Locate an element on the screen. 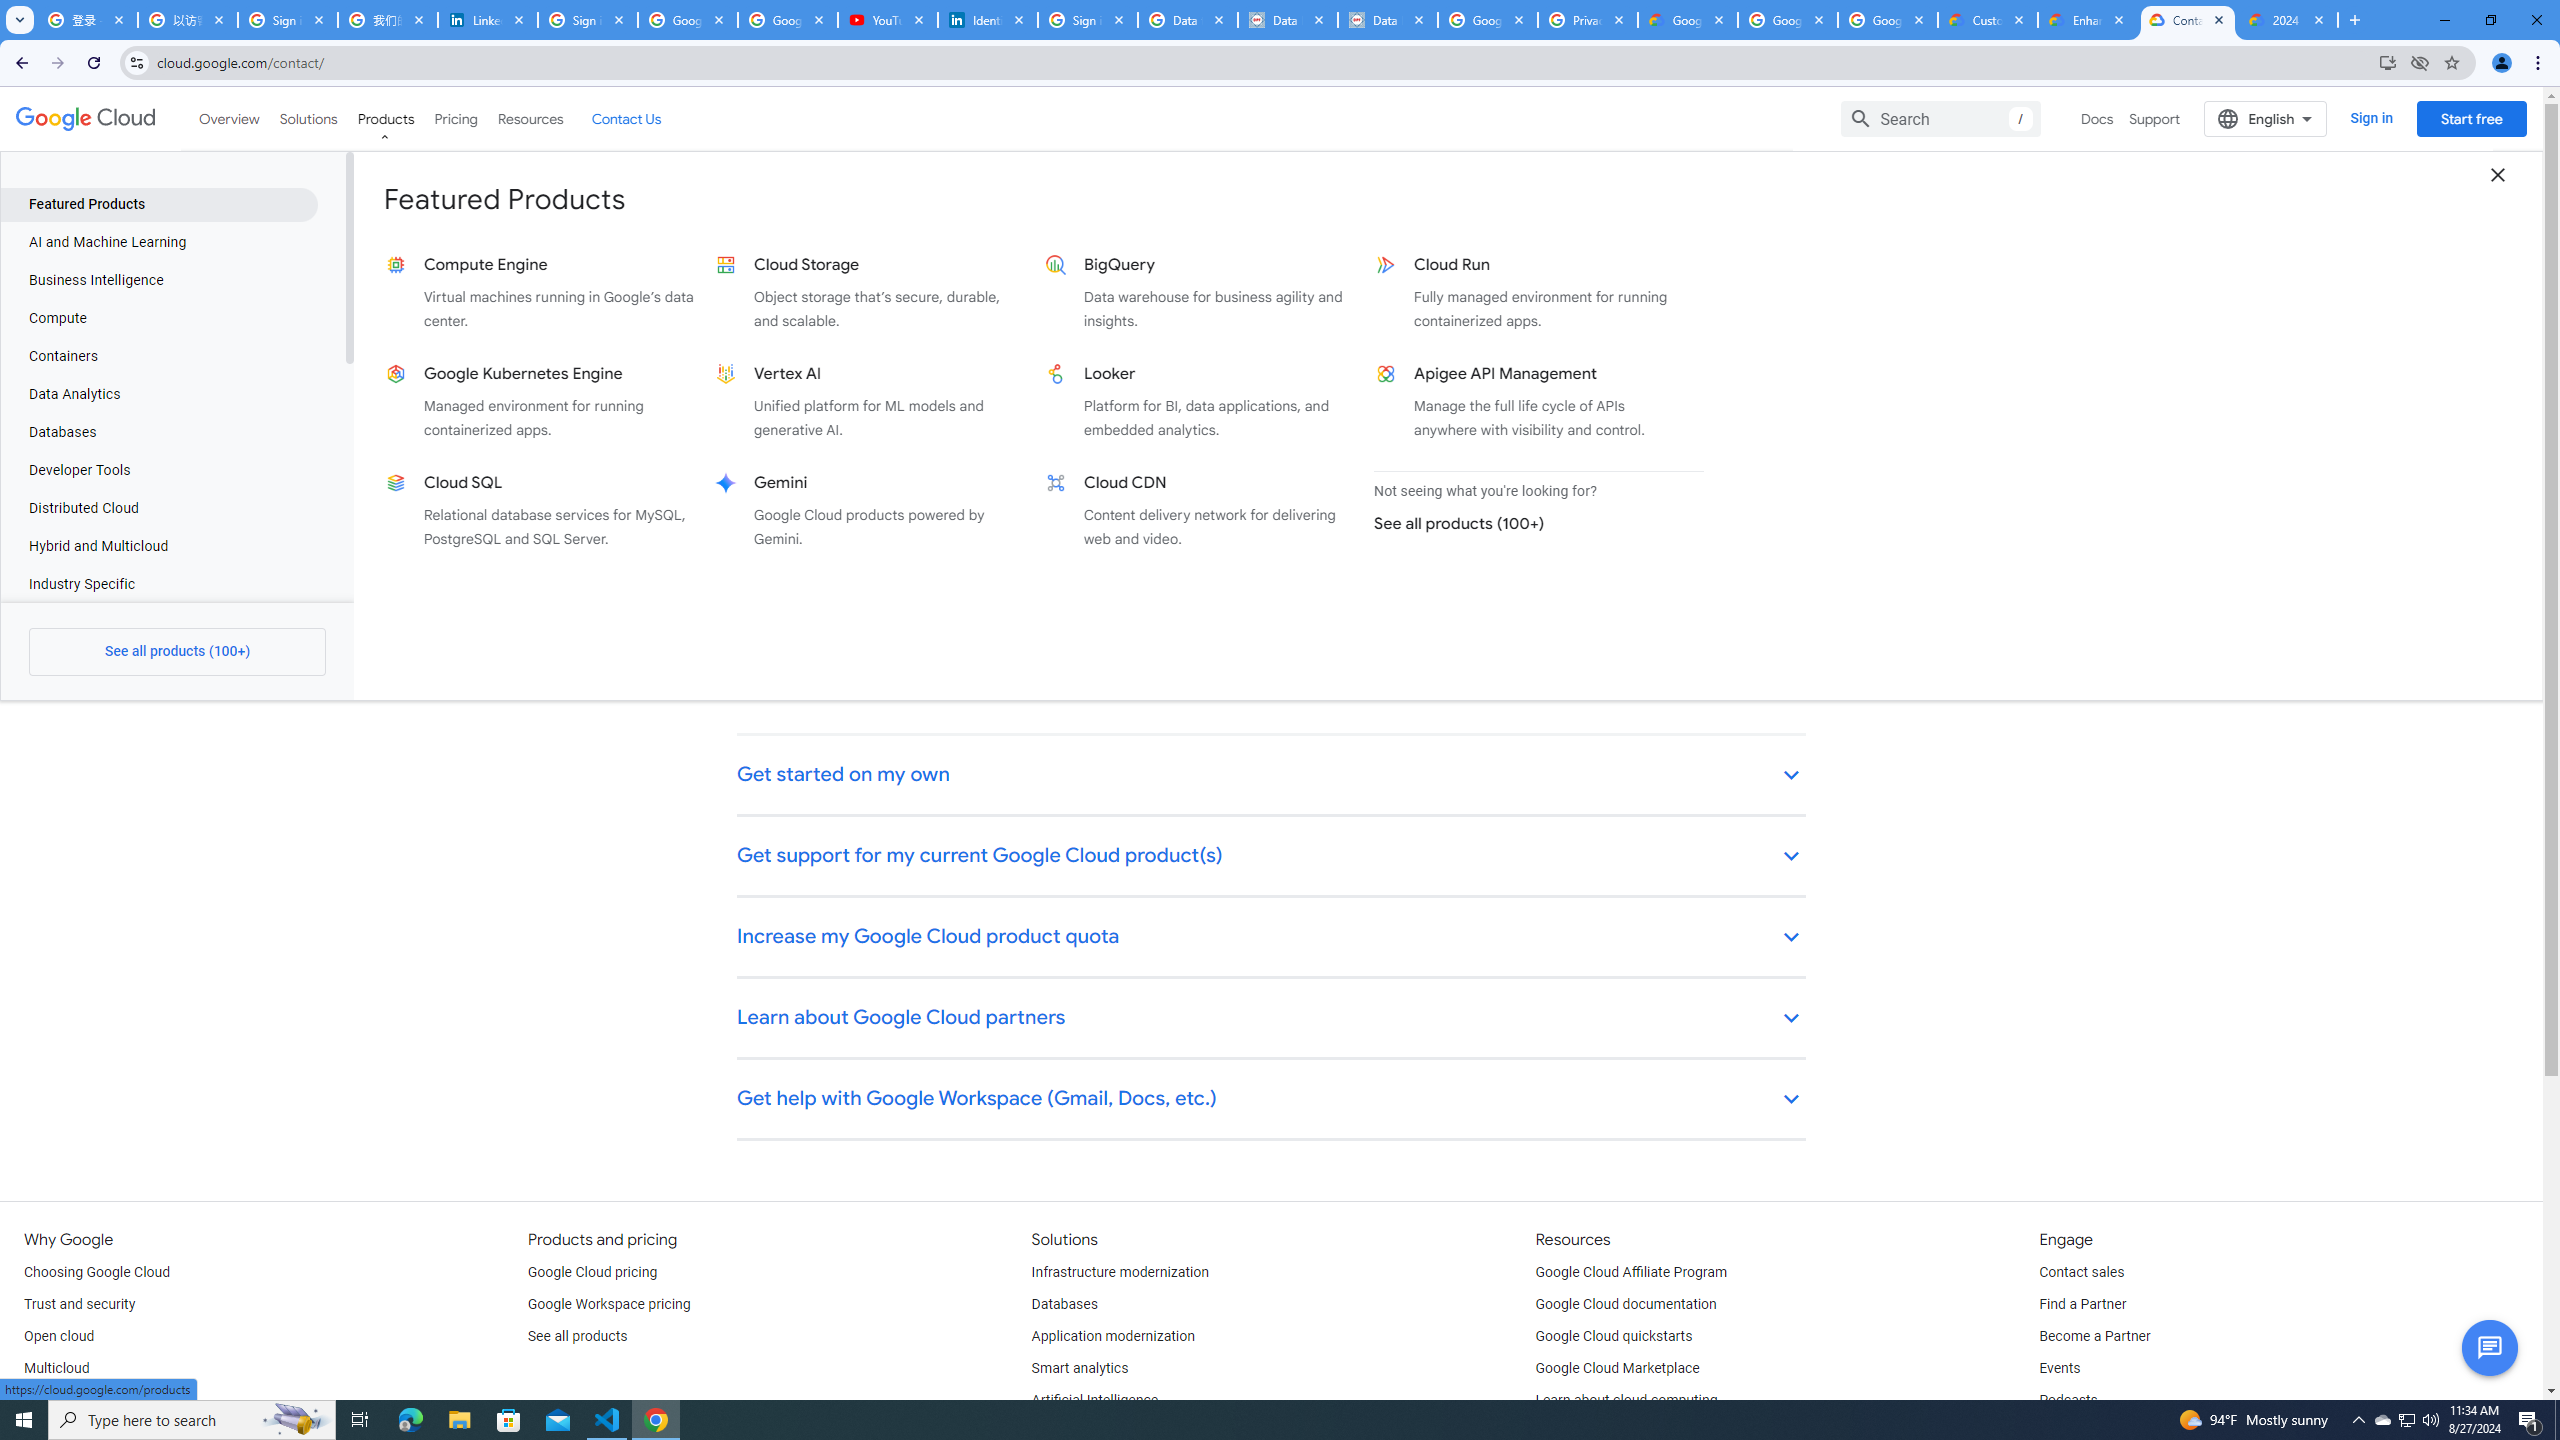 The width and height of the screenshot is (2560, 1440). 'Customer Care | Google Cloud' is located at coordinates (1989, 19).